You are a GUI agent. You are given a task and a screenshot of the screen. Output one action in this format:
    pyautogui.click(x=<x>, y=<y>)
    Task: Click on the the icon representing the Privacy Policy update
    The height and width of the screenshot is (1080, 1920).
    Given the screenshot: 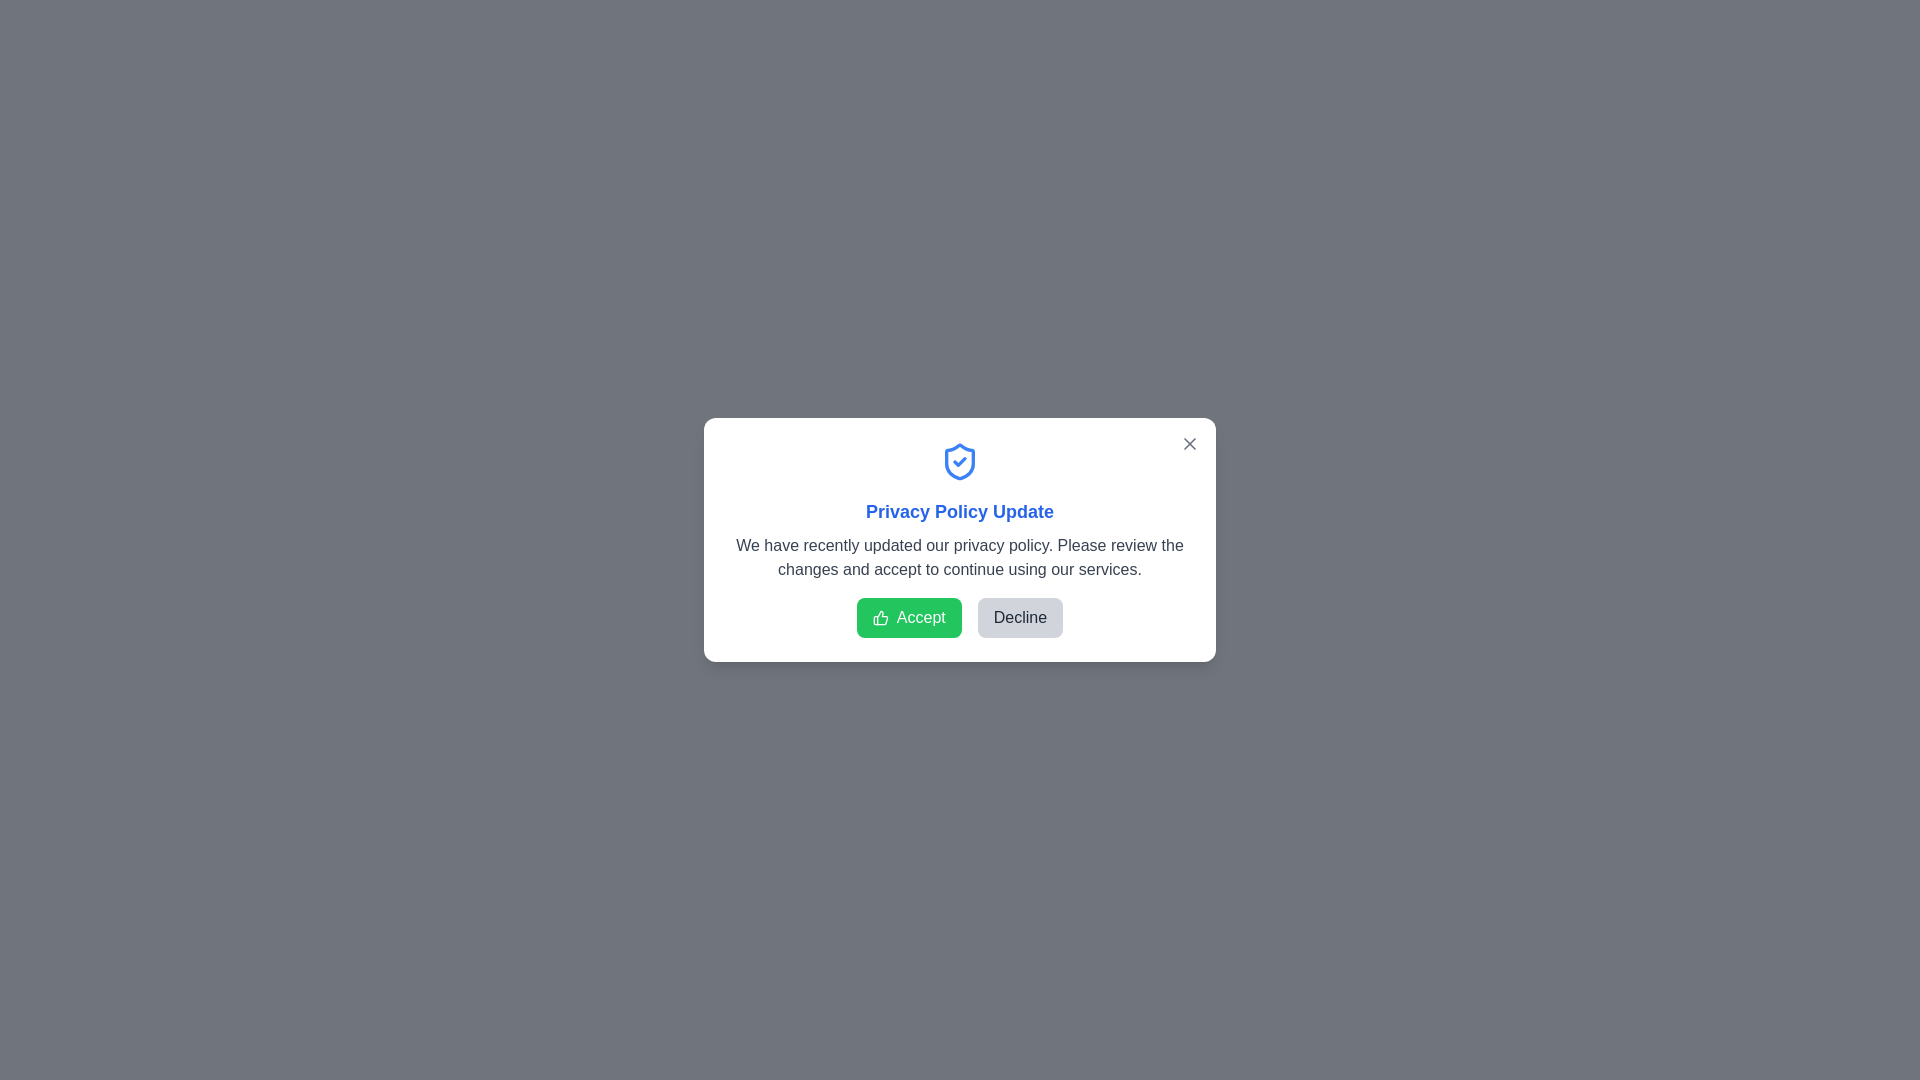 What is the action you would take?
    pyautogui.click(x=960, y=462)
    